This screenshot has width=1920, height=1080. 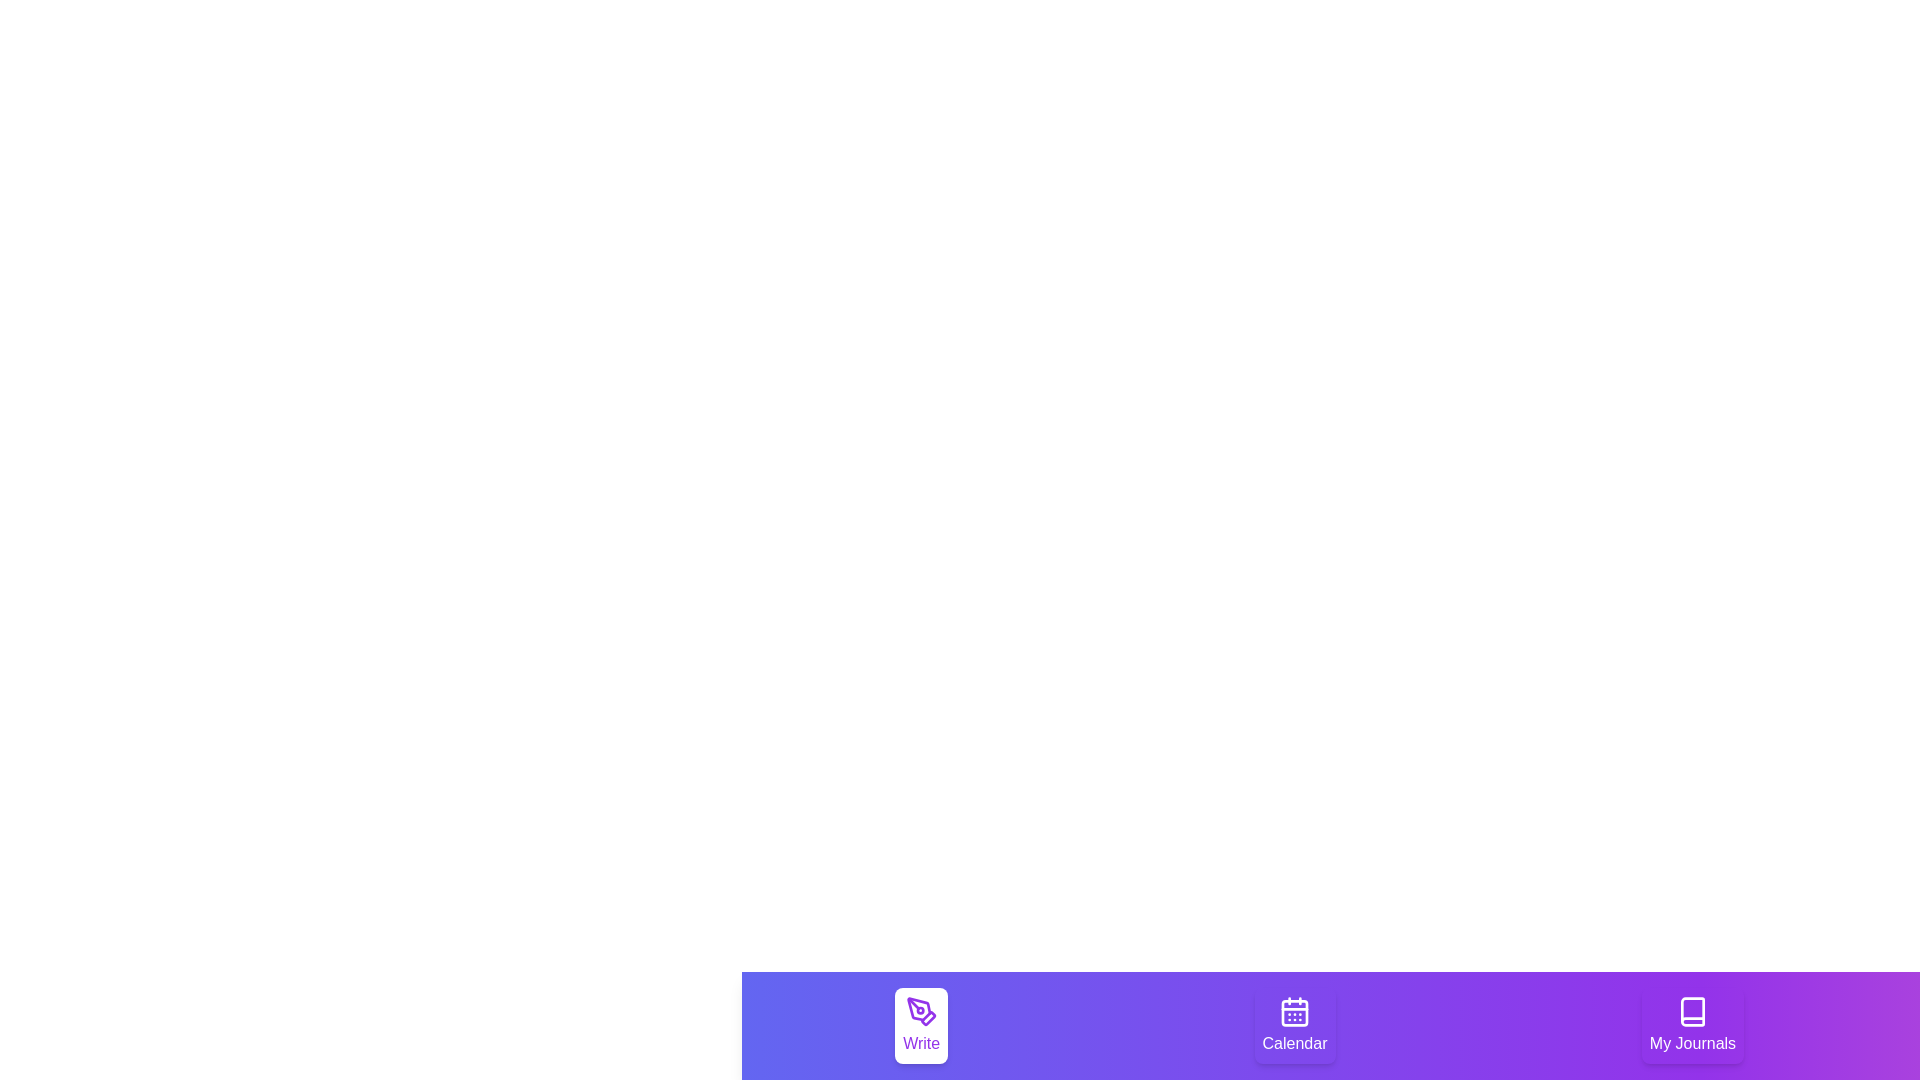 What do you see at coordinates (1295, 1026) in the screenshot?
I see `the tab labeled Calendar to see the hover effect` at bounding box center [1295, 1026].